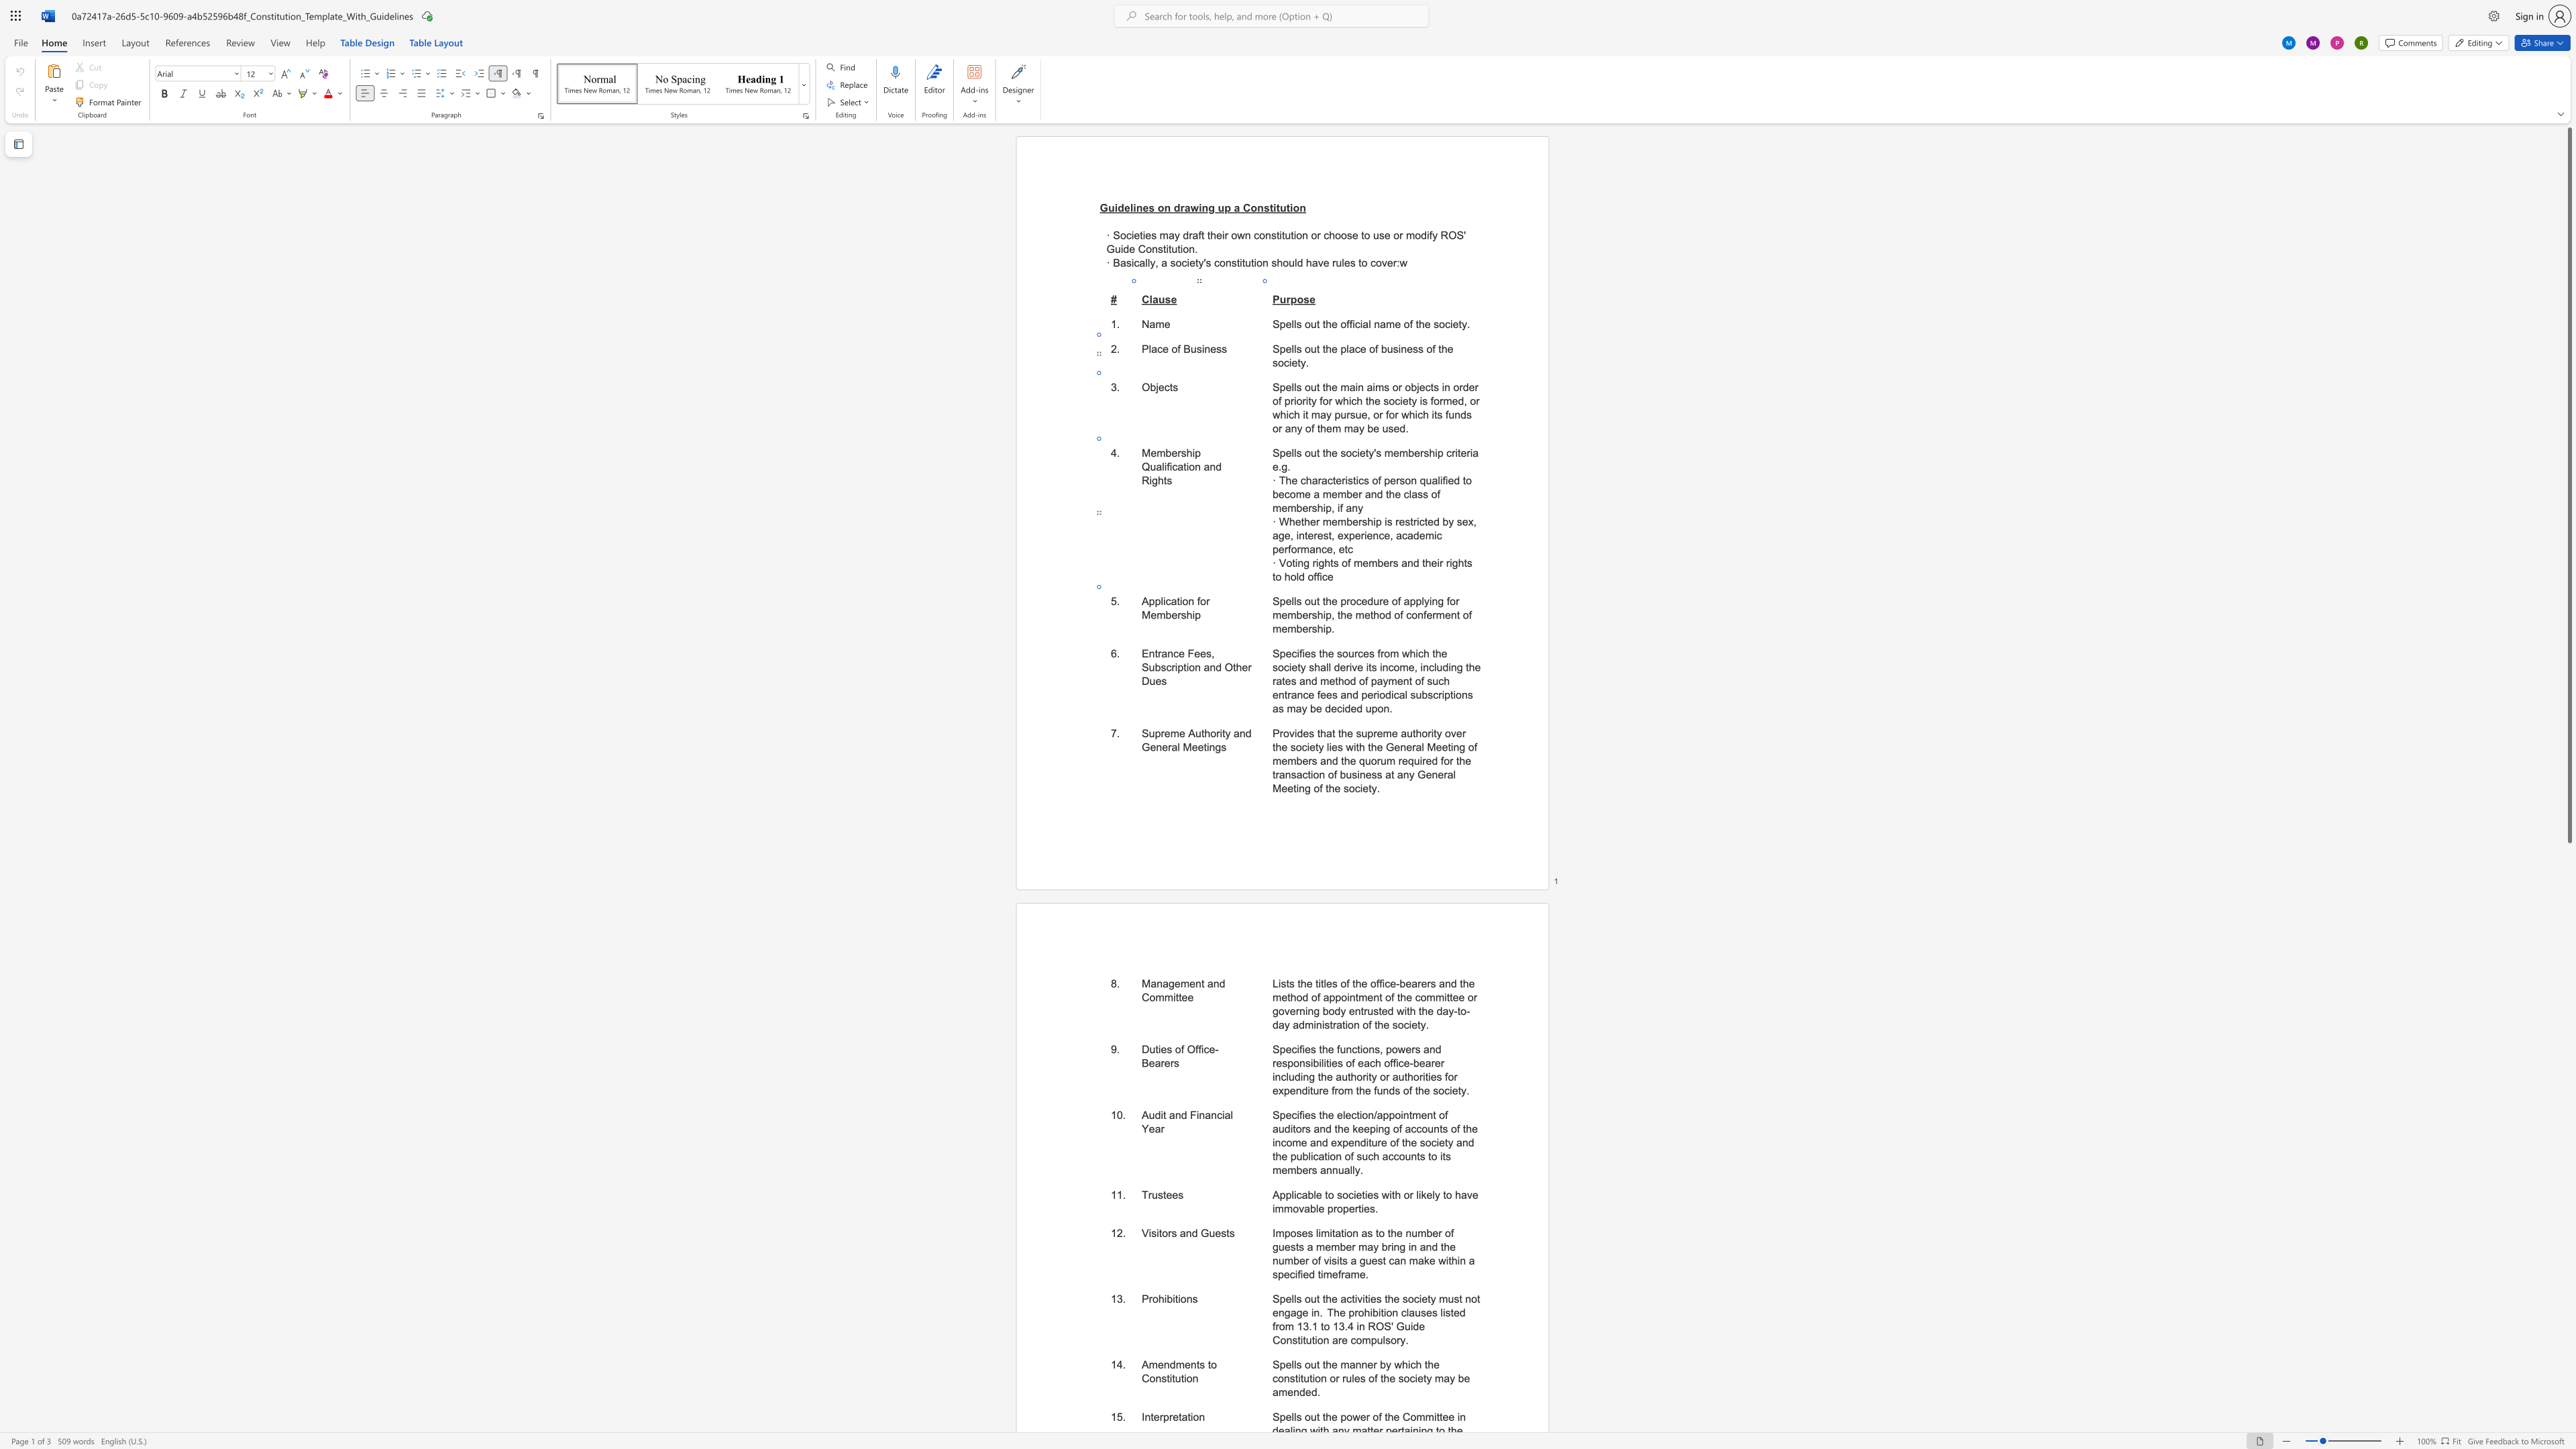 This screenshot has height=1449, width=2576. I want to click on the space between the continuous character "t" and "e" in the text, so click(1460, 452).